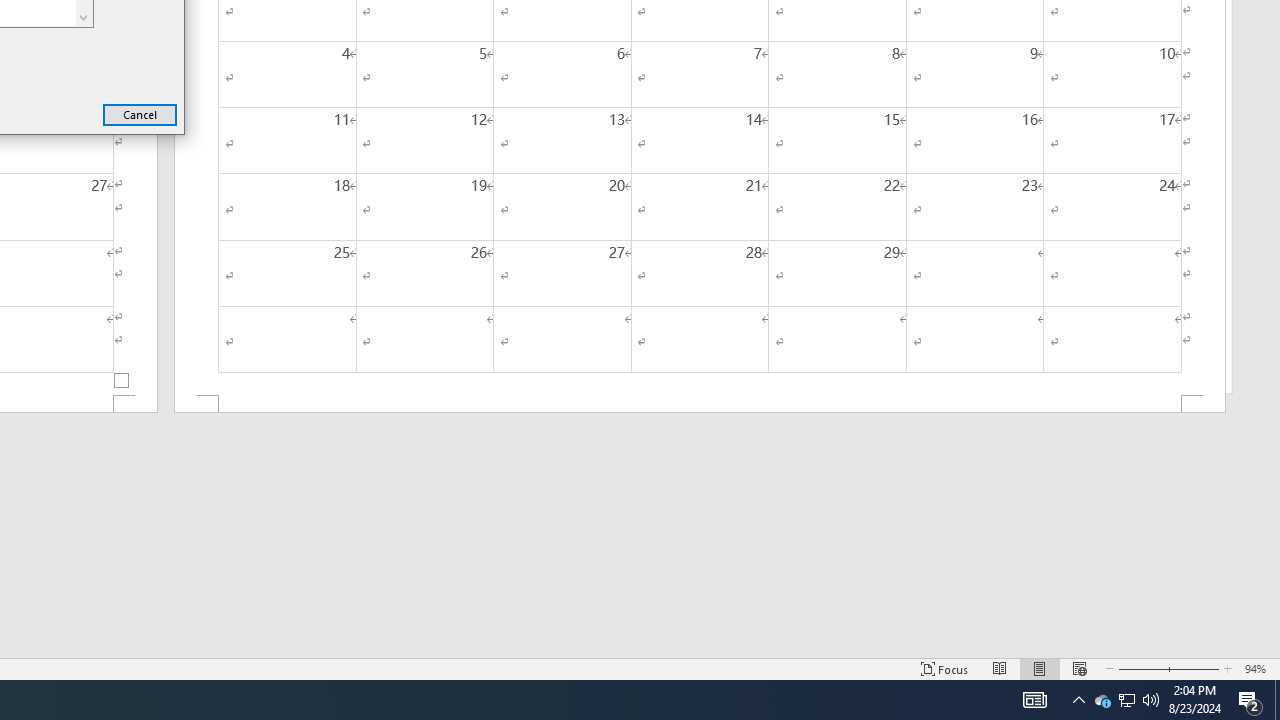 The image size is (1280, 720). I want to click on 'AutomationID: 4105', so click(1034, 698).